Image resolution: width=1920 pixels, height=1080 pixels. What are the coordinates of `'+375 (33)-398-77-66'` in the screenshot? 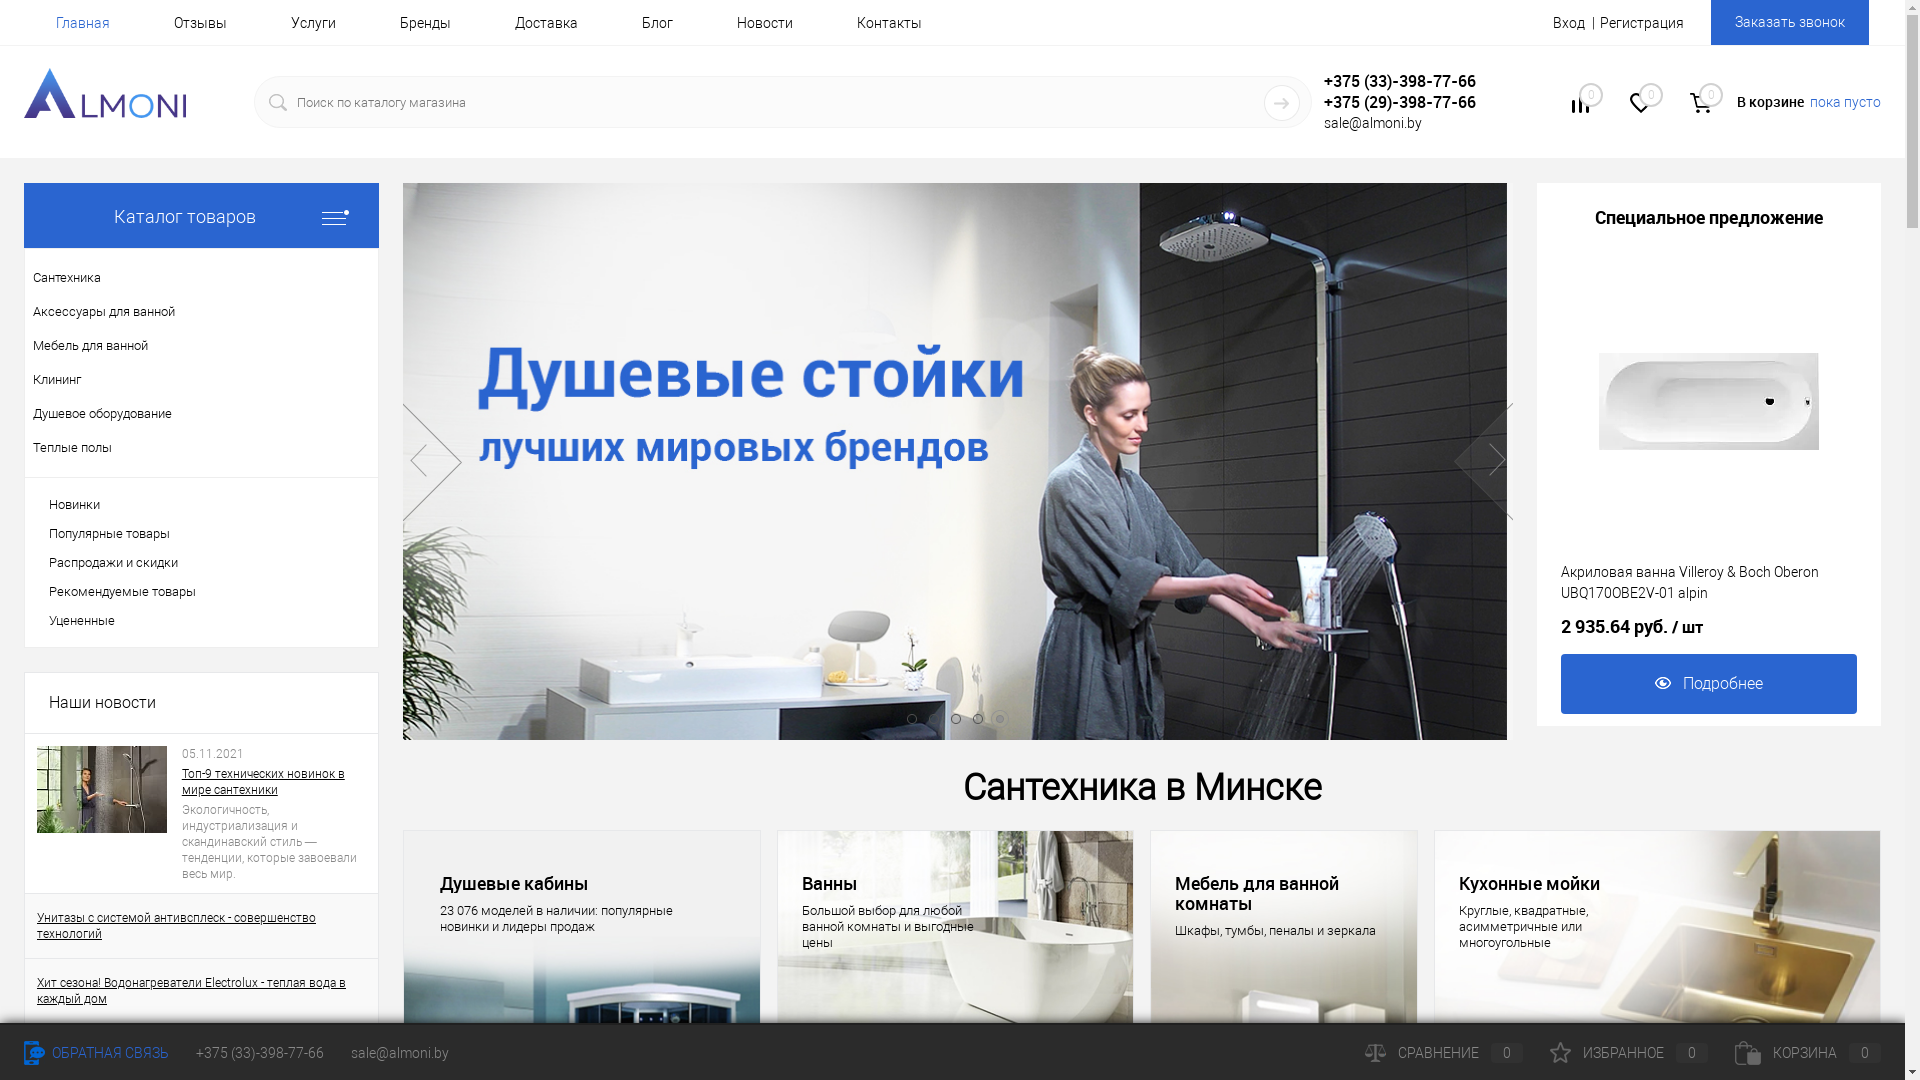 It's located at (258, 1052).